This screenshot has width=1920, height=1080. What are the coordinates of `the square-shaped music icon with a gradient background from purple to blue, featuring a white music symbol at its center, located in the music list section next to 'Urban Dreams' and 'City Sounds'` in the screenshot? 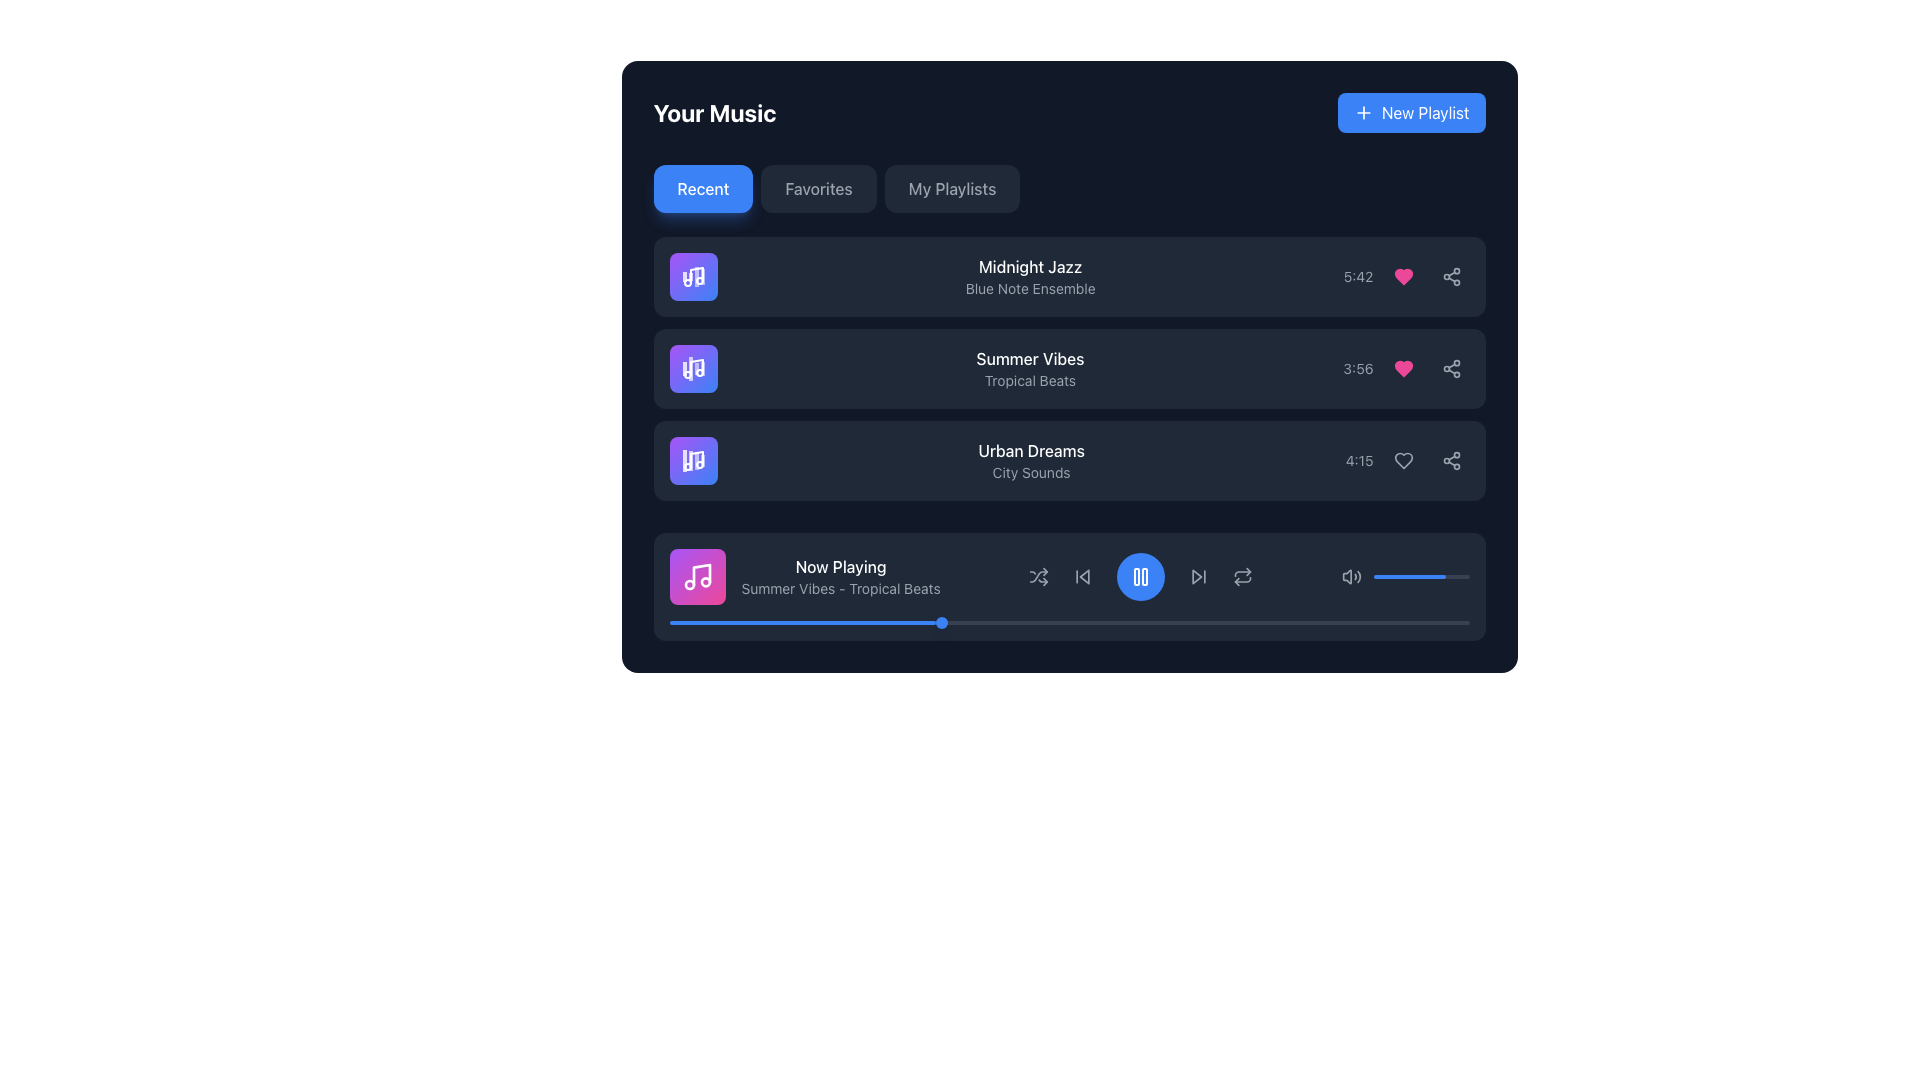 It's located at (693, 461).